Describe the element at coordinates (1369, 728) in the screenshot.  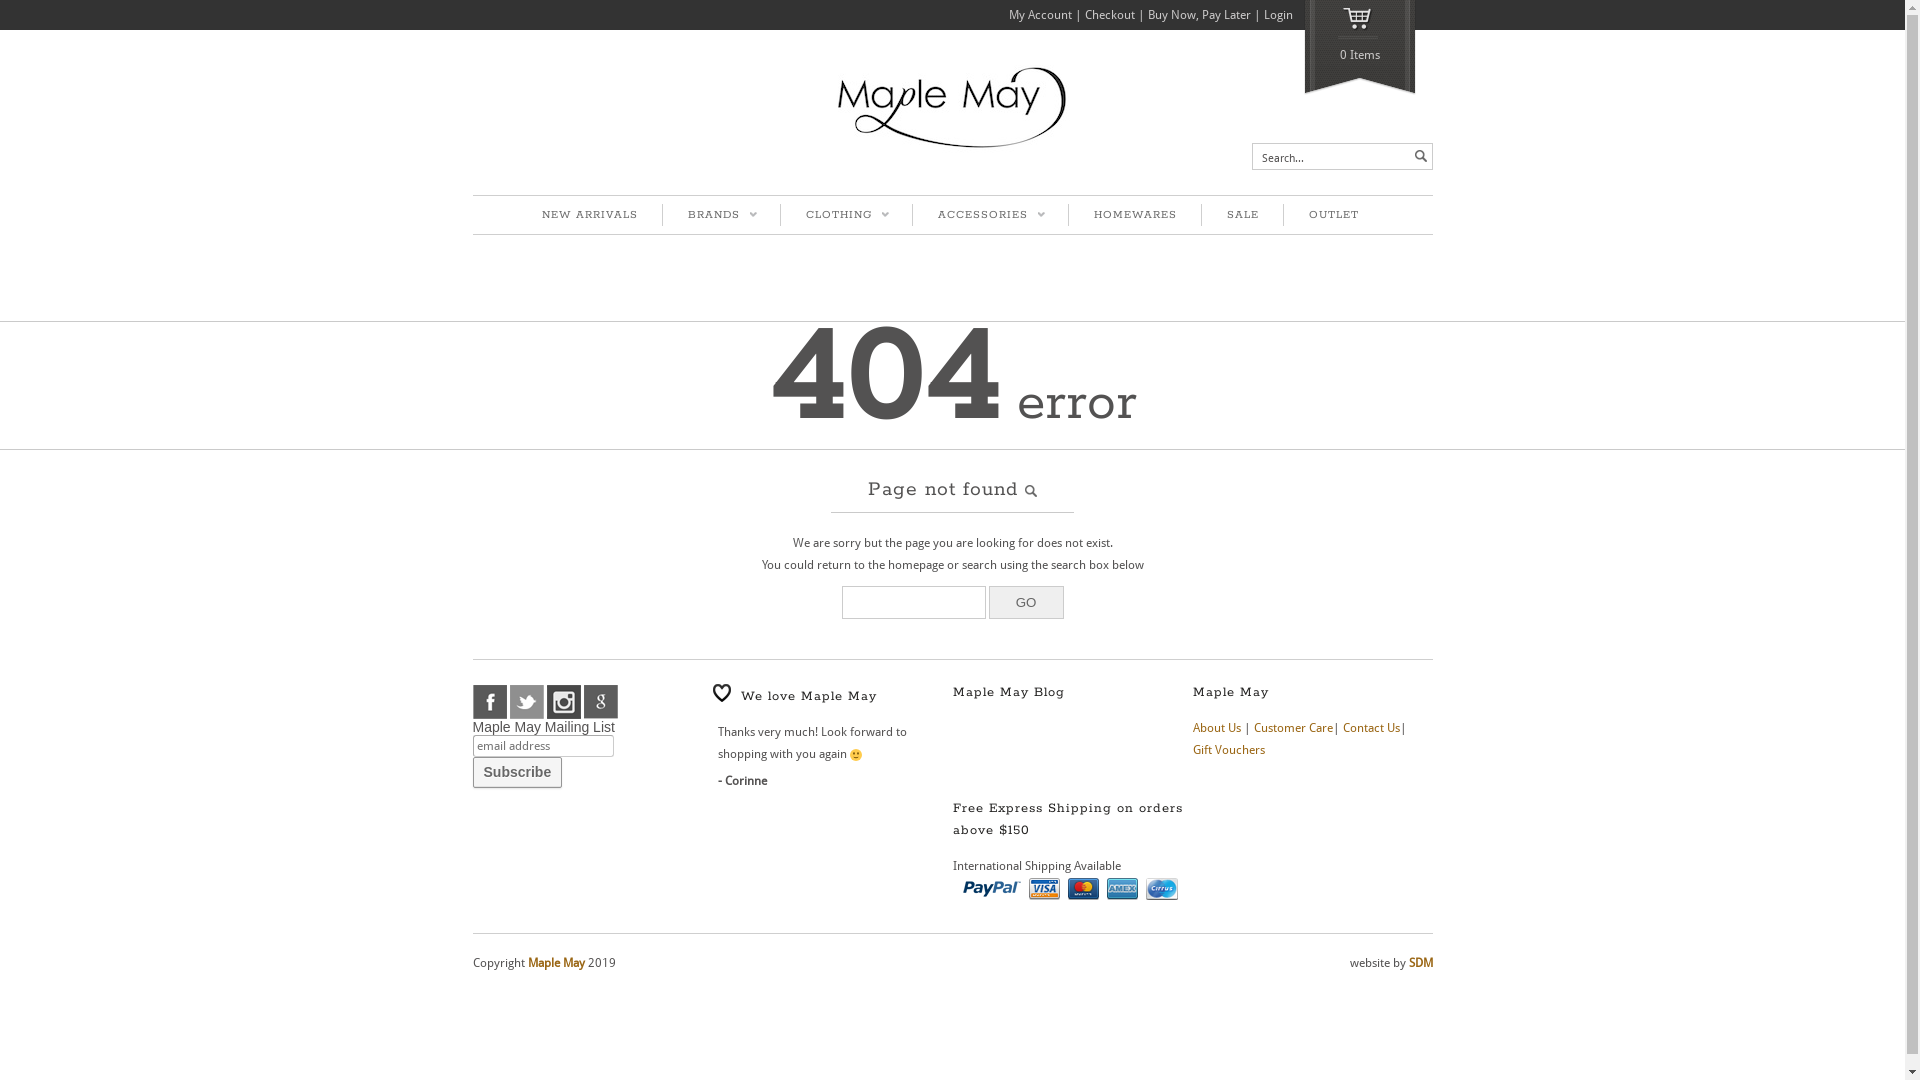
I see `'Contact Us'` at that location.